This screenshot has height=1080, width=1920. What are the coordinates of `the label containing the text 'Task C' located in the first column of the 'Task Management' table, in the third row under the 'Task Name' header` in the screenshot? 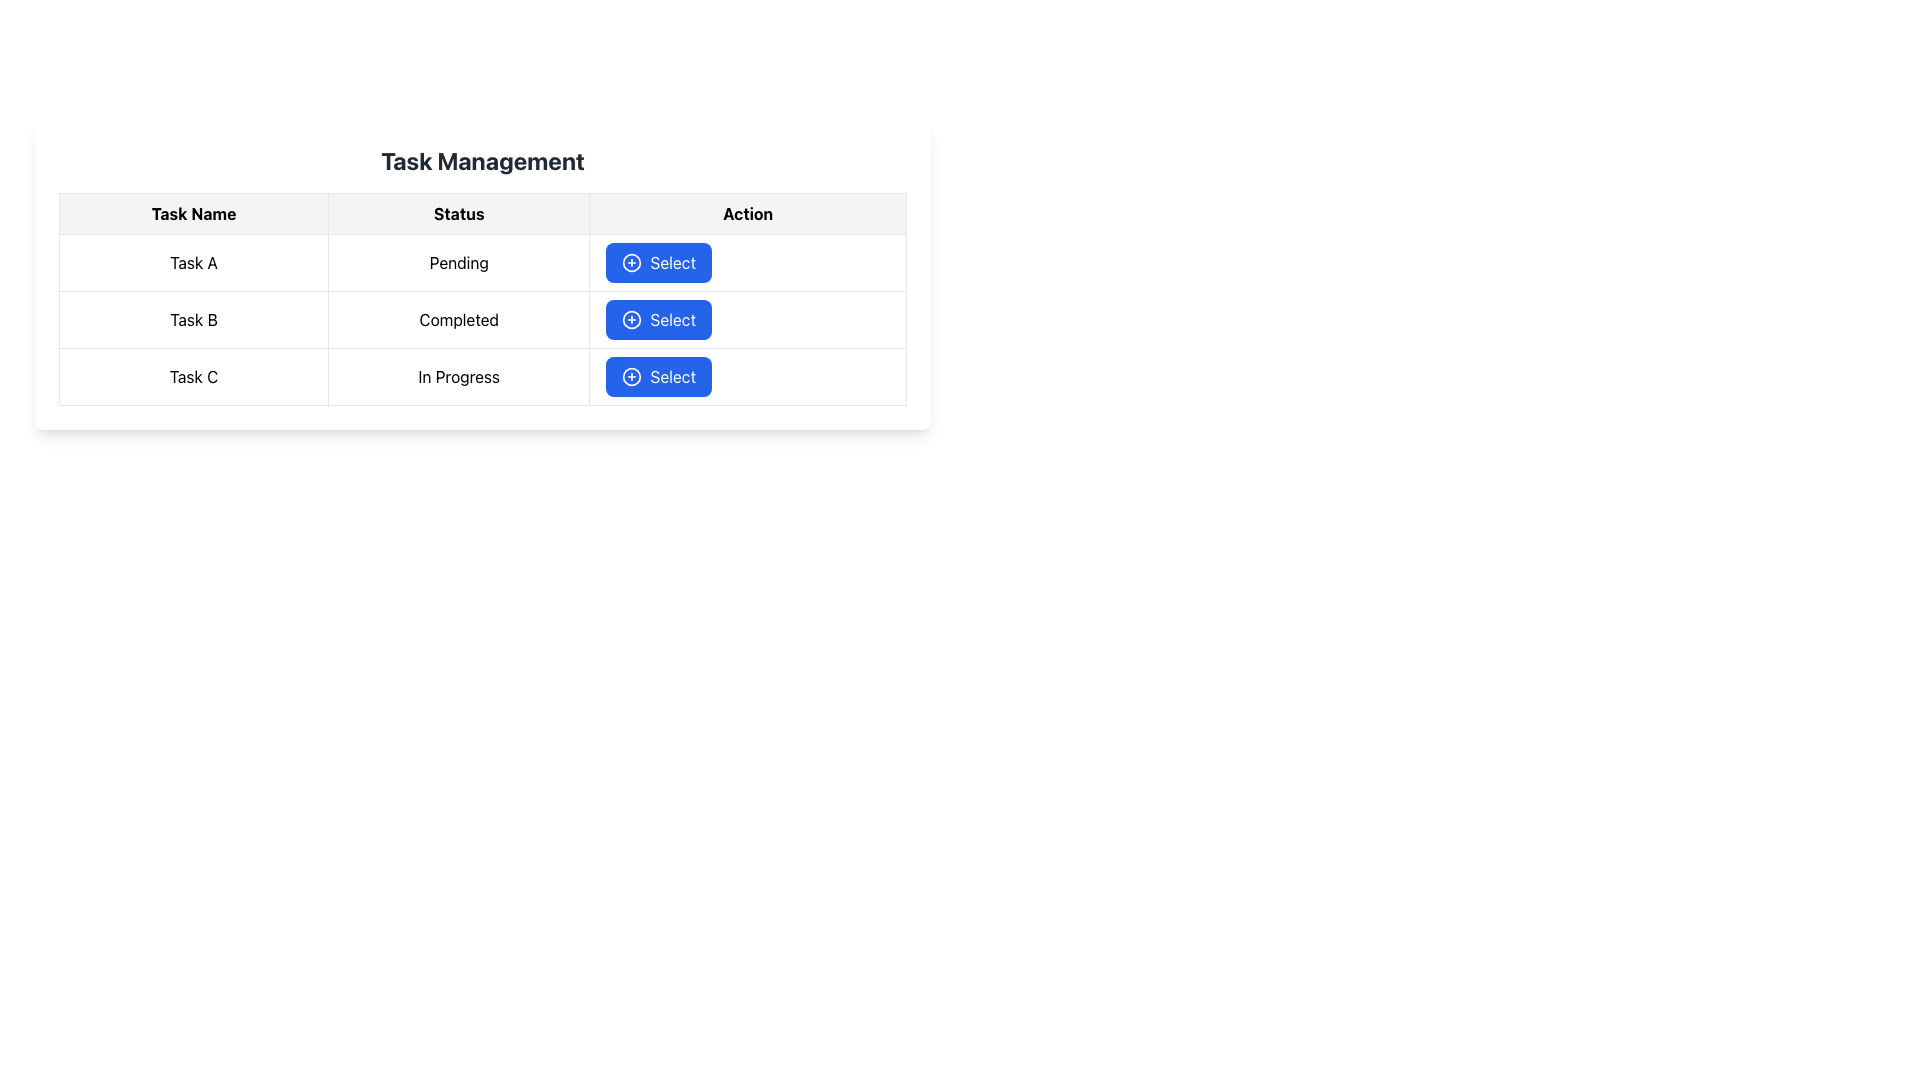 It's located at (193, 377).